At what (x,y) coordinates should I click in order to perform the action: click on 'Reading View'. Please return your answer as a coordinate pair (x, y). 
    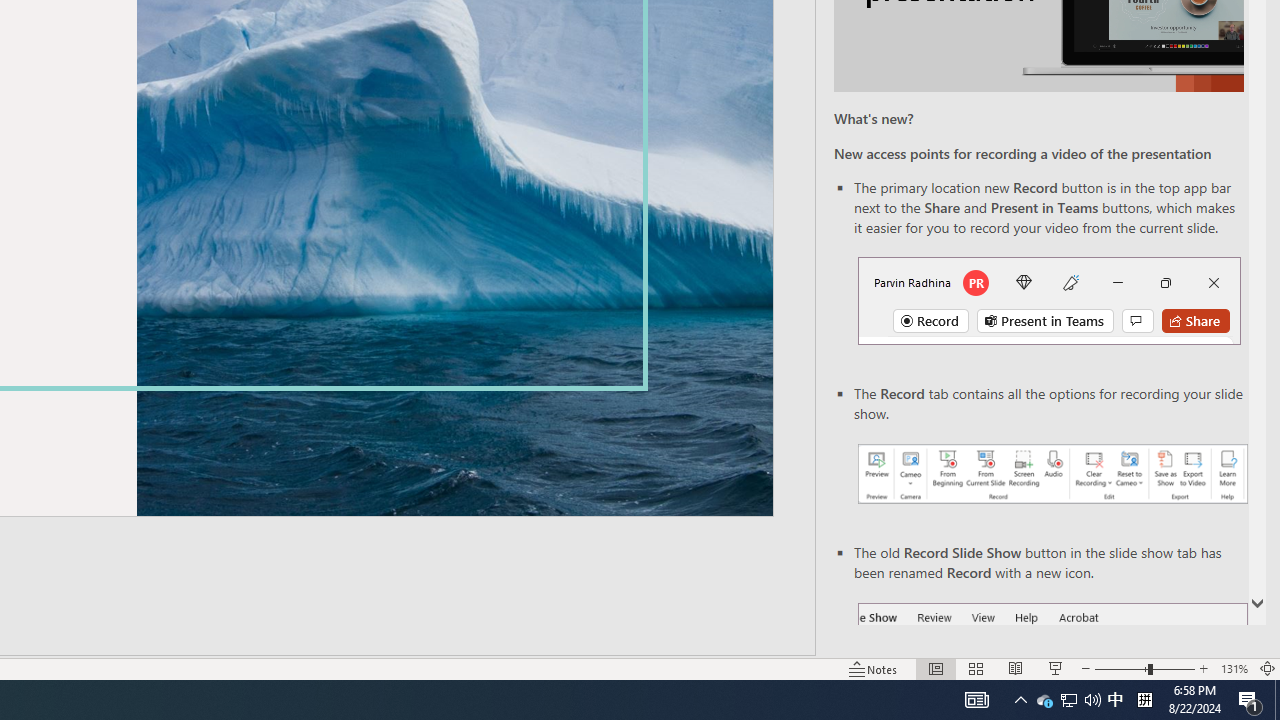
    Looking at the image, I should click on (1015, 669).